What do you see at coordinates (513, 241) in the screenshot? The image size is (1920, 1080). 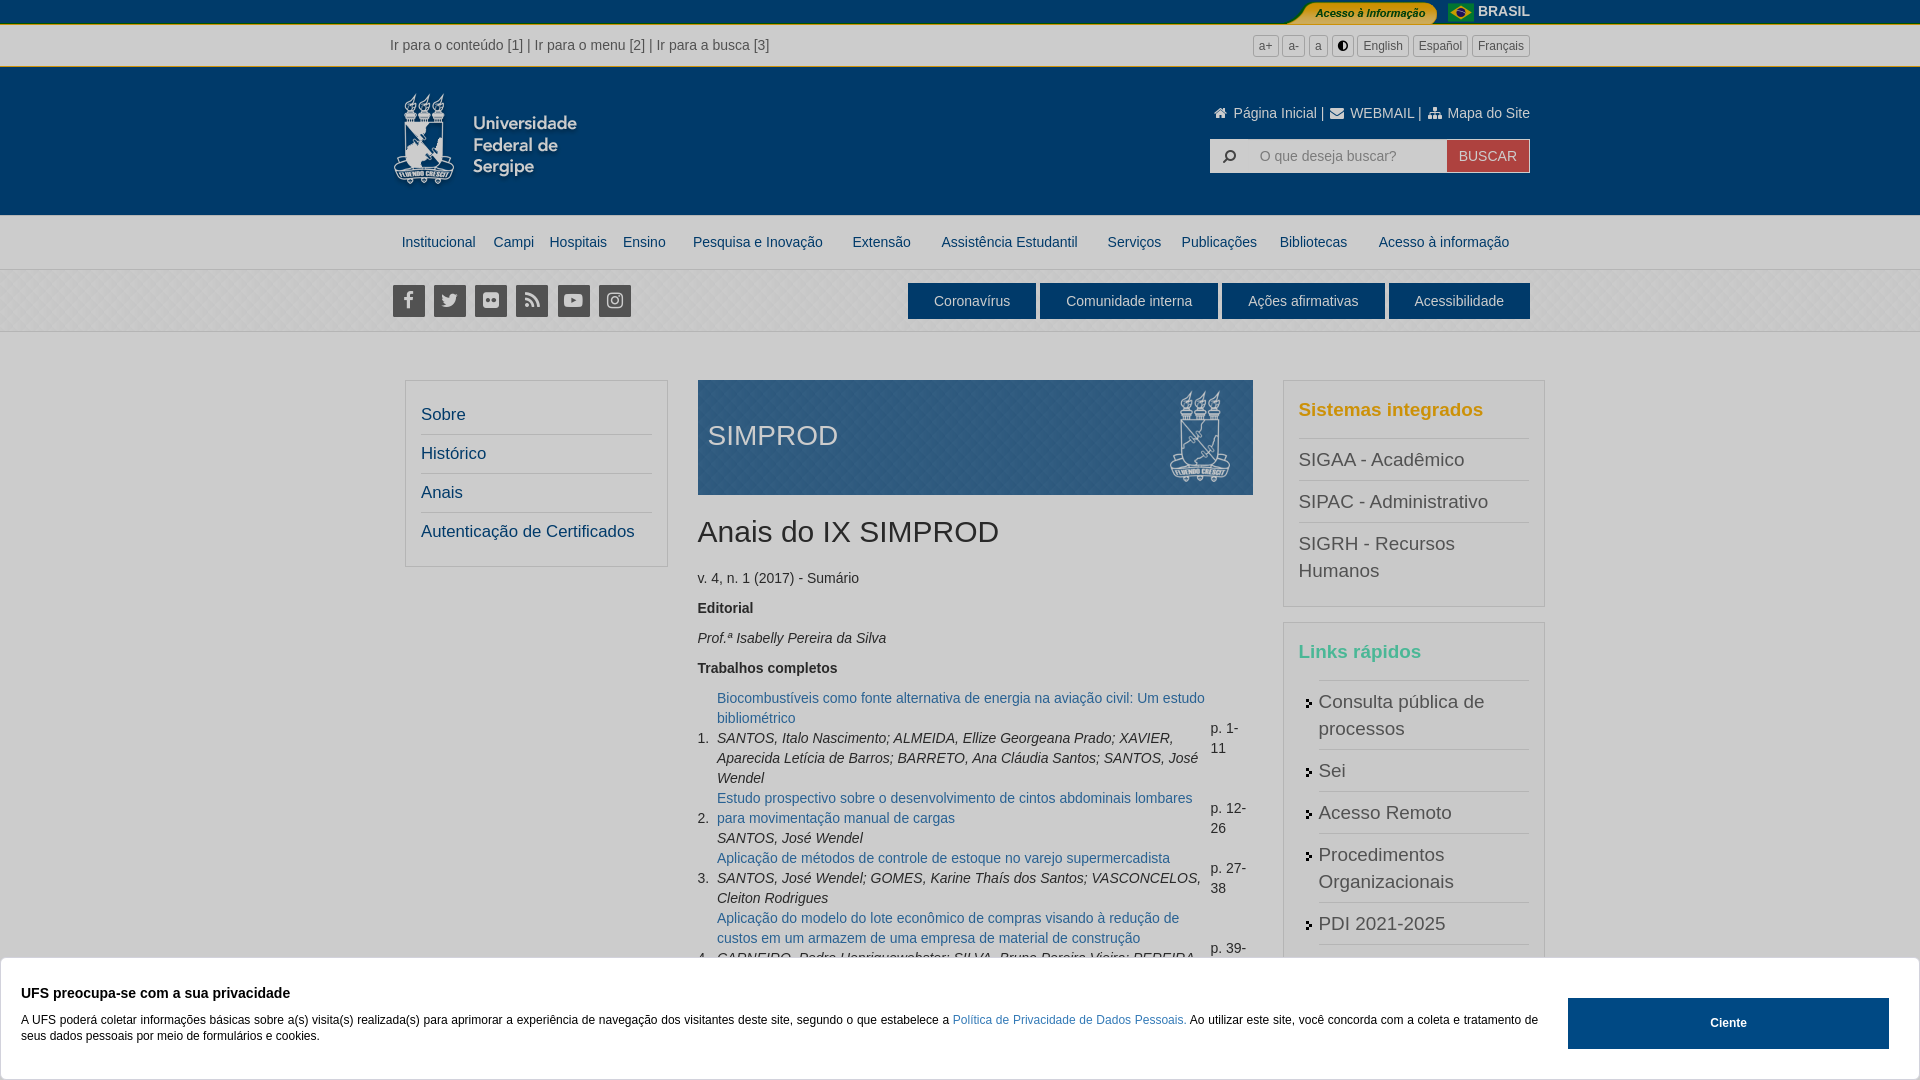 I see `'Campi'` at bounding box center [513, 241].